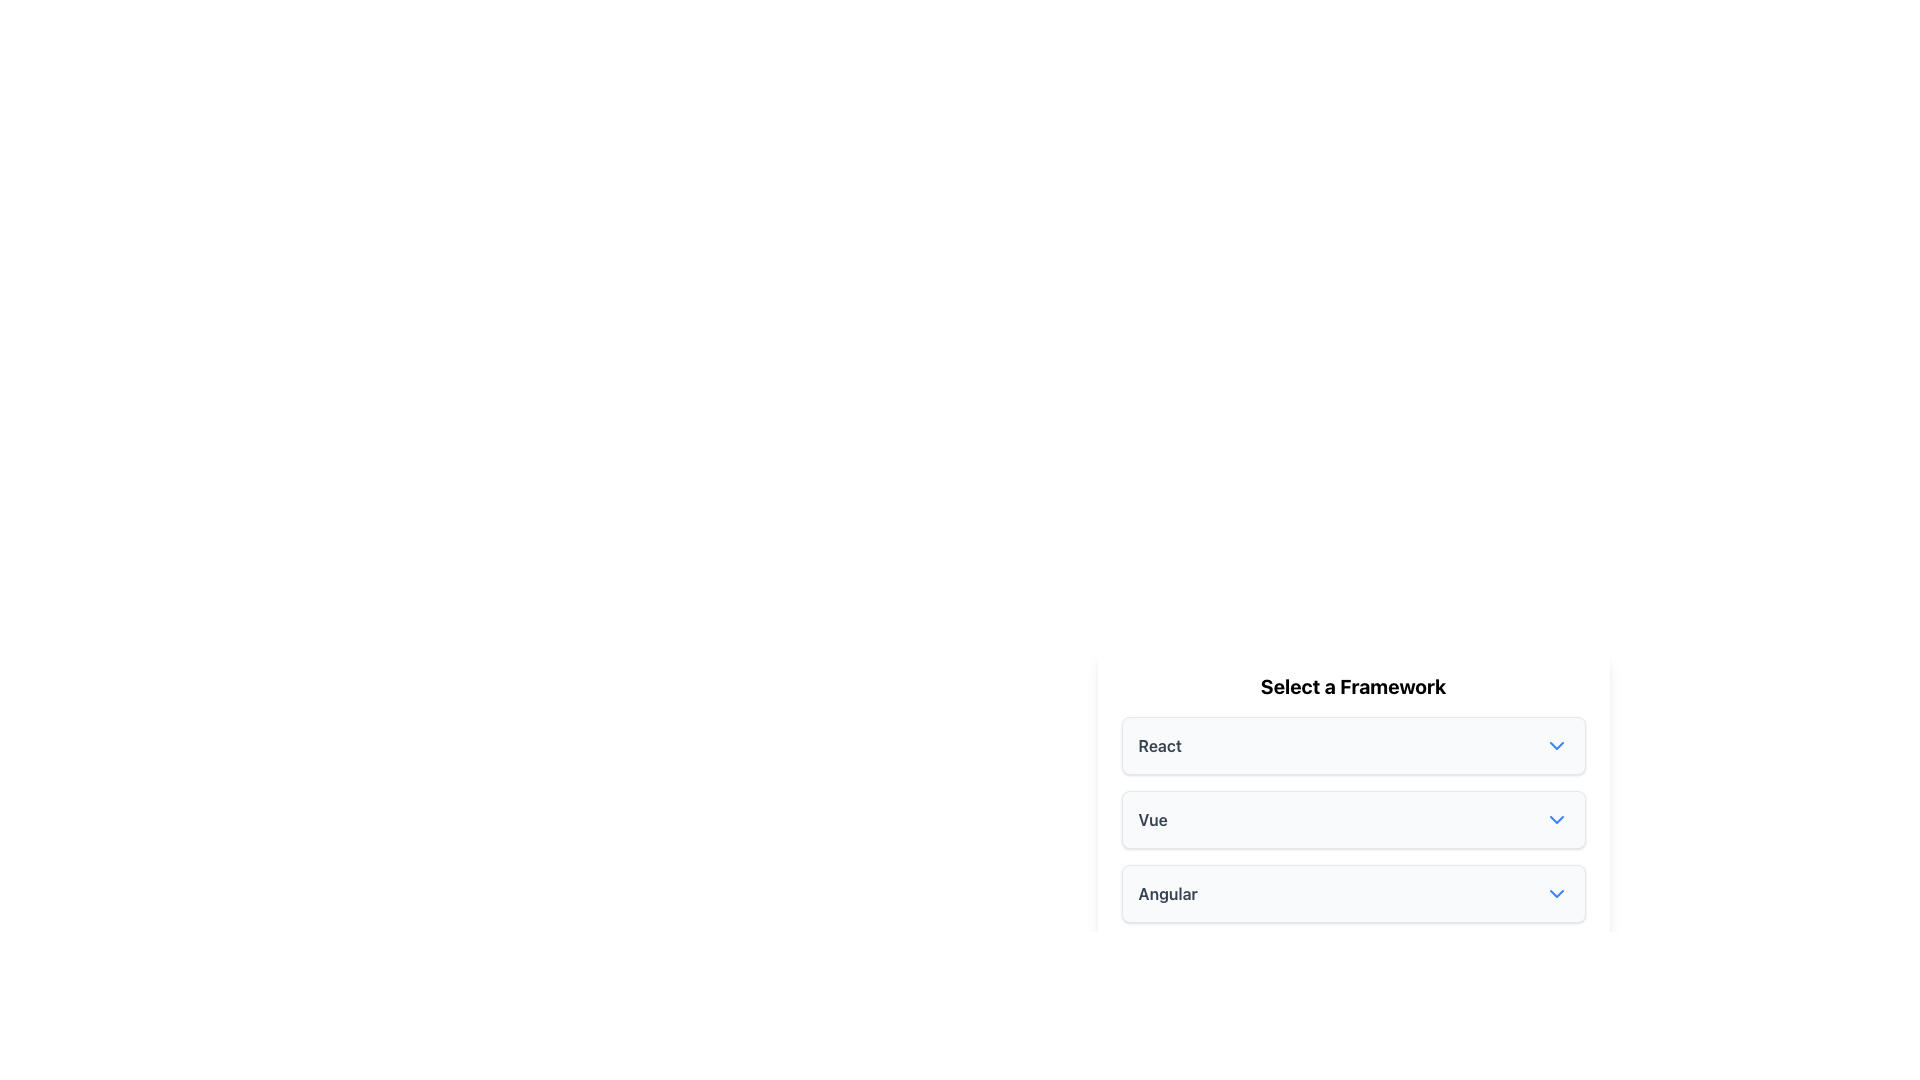 This screenshot has height=1080, width=1920. I want to click on text label representing the third framework option under 'Select a Framework', which is located below the options 'React' and 'Vue', so click(1168, 893).